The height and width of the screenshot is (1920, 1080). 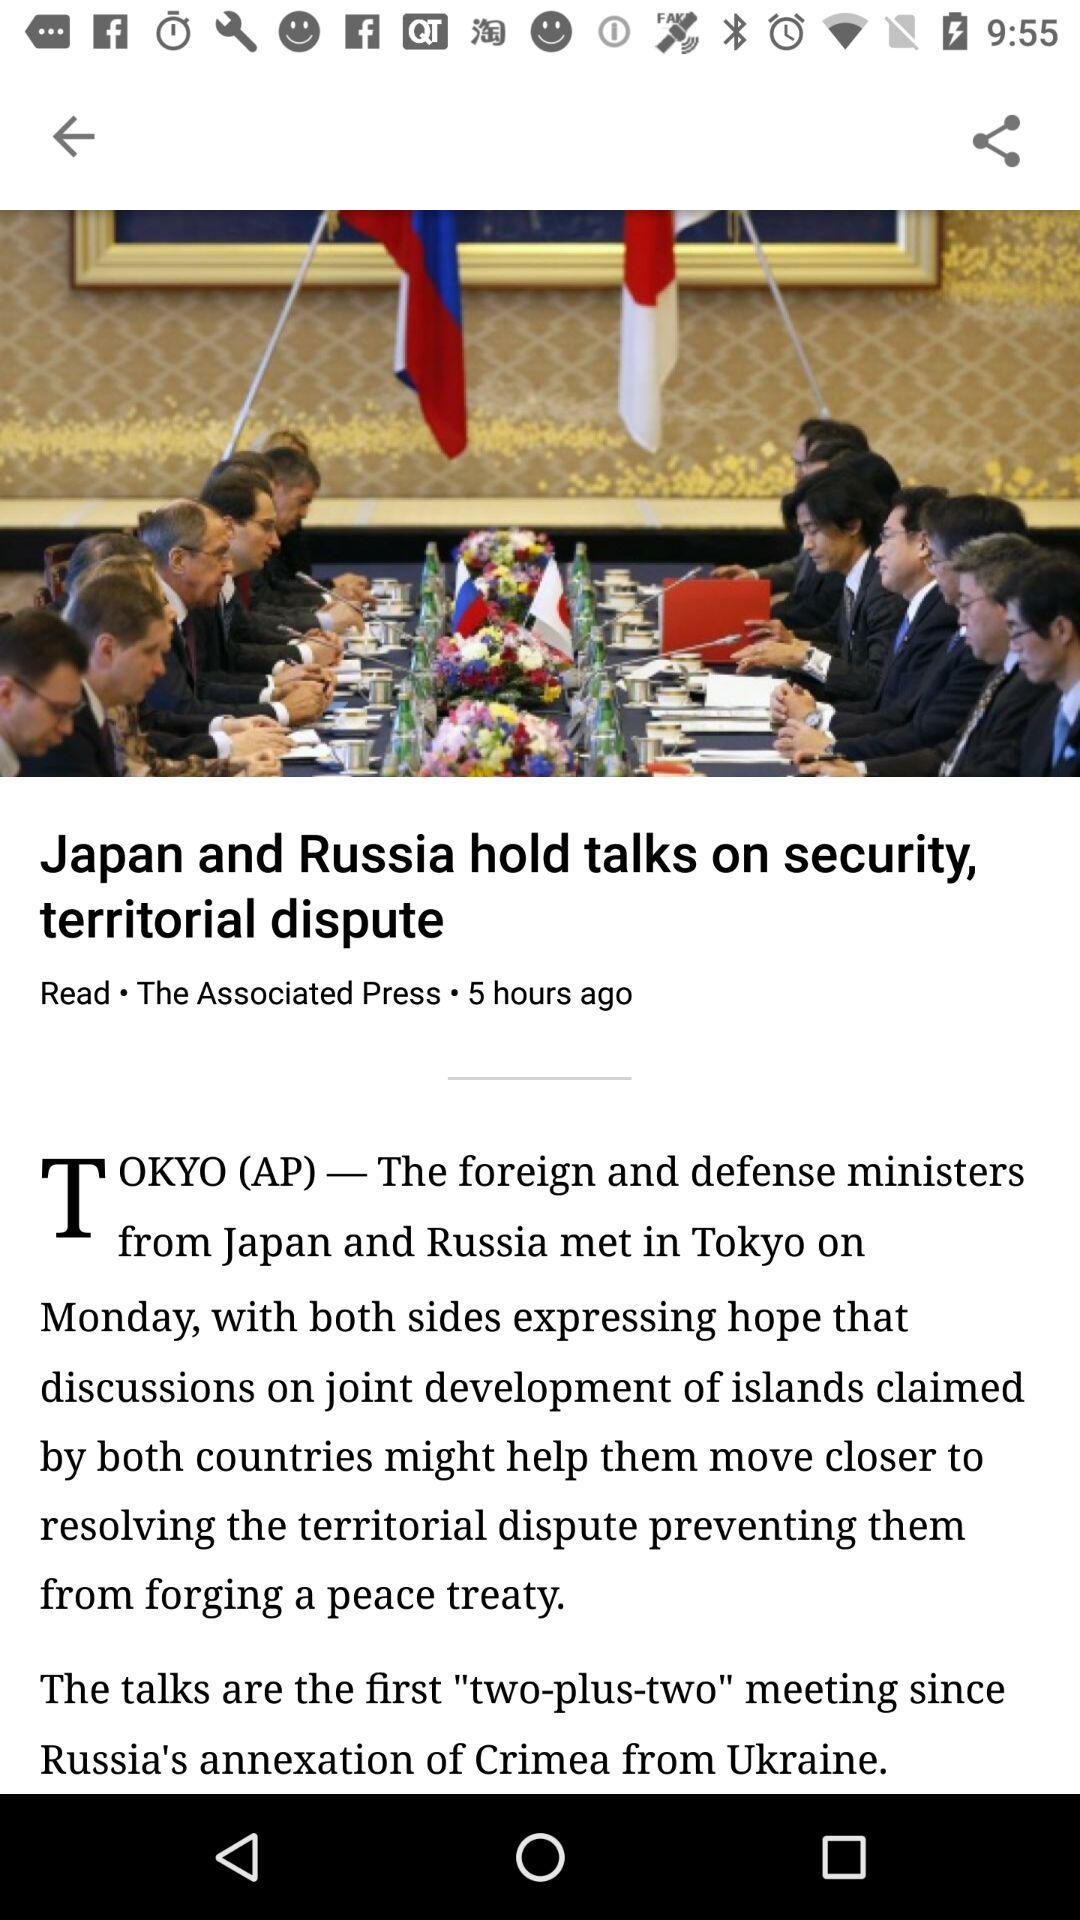 What do you see at coordinates (540, 1721) in the screenshot?
I see `the item below the monday with both` at bounding box center [540, 1721].